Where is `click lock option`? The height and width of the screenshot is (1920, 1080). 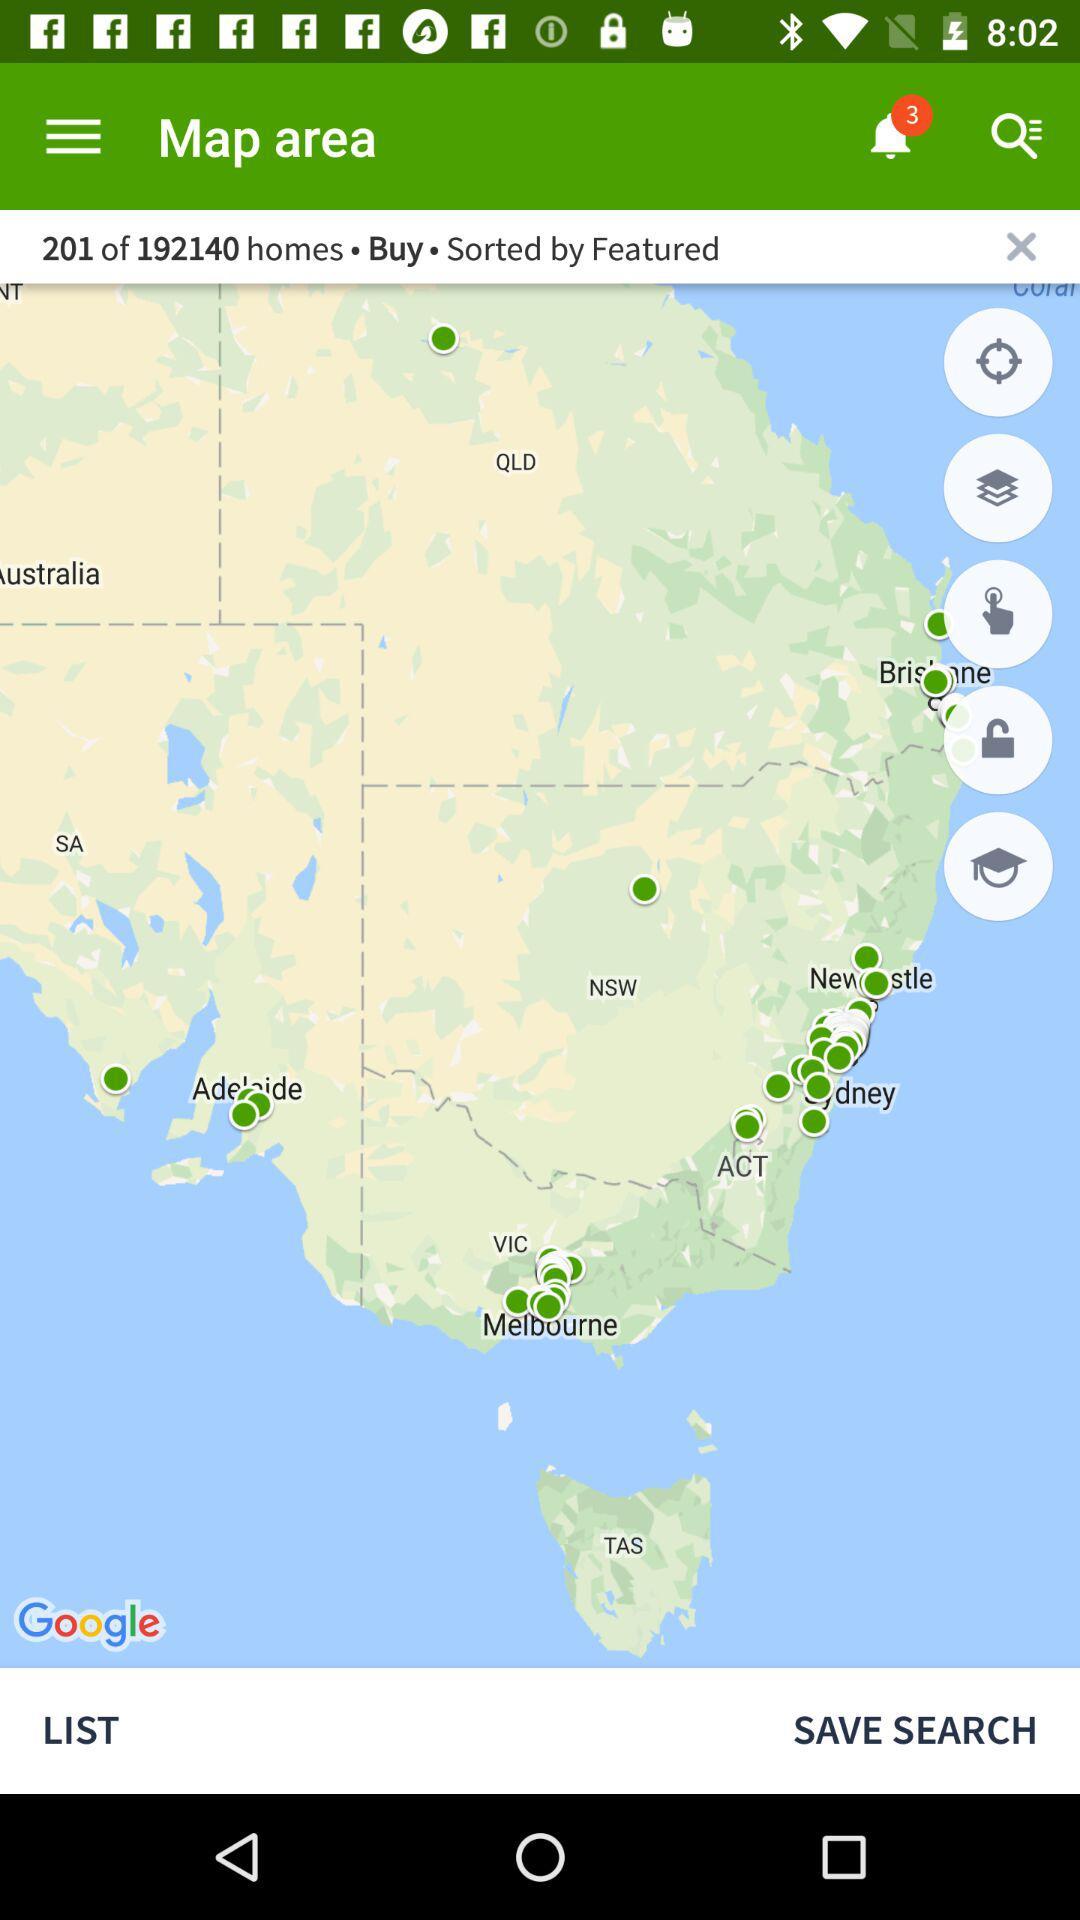 click lock option is located at coordinates (998, 739).